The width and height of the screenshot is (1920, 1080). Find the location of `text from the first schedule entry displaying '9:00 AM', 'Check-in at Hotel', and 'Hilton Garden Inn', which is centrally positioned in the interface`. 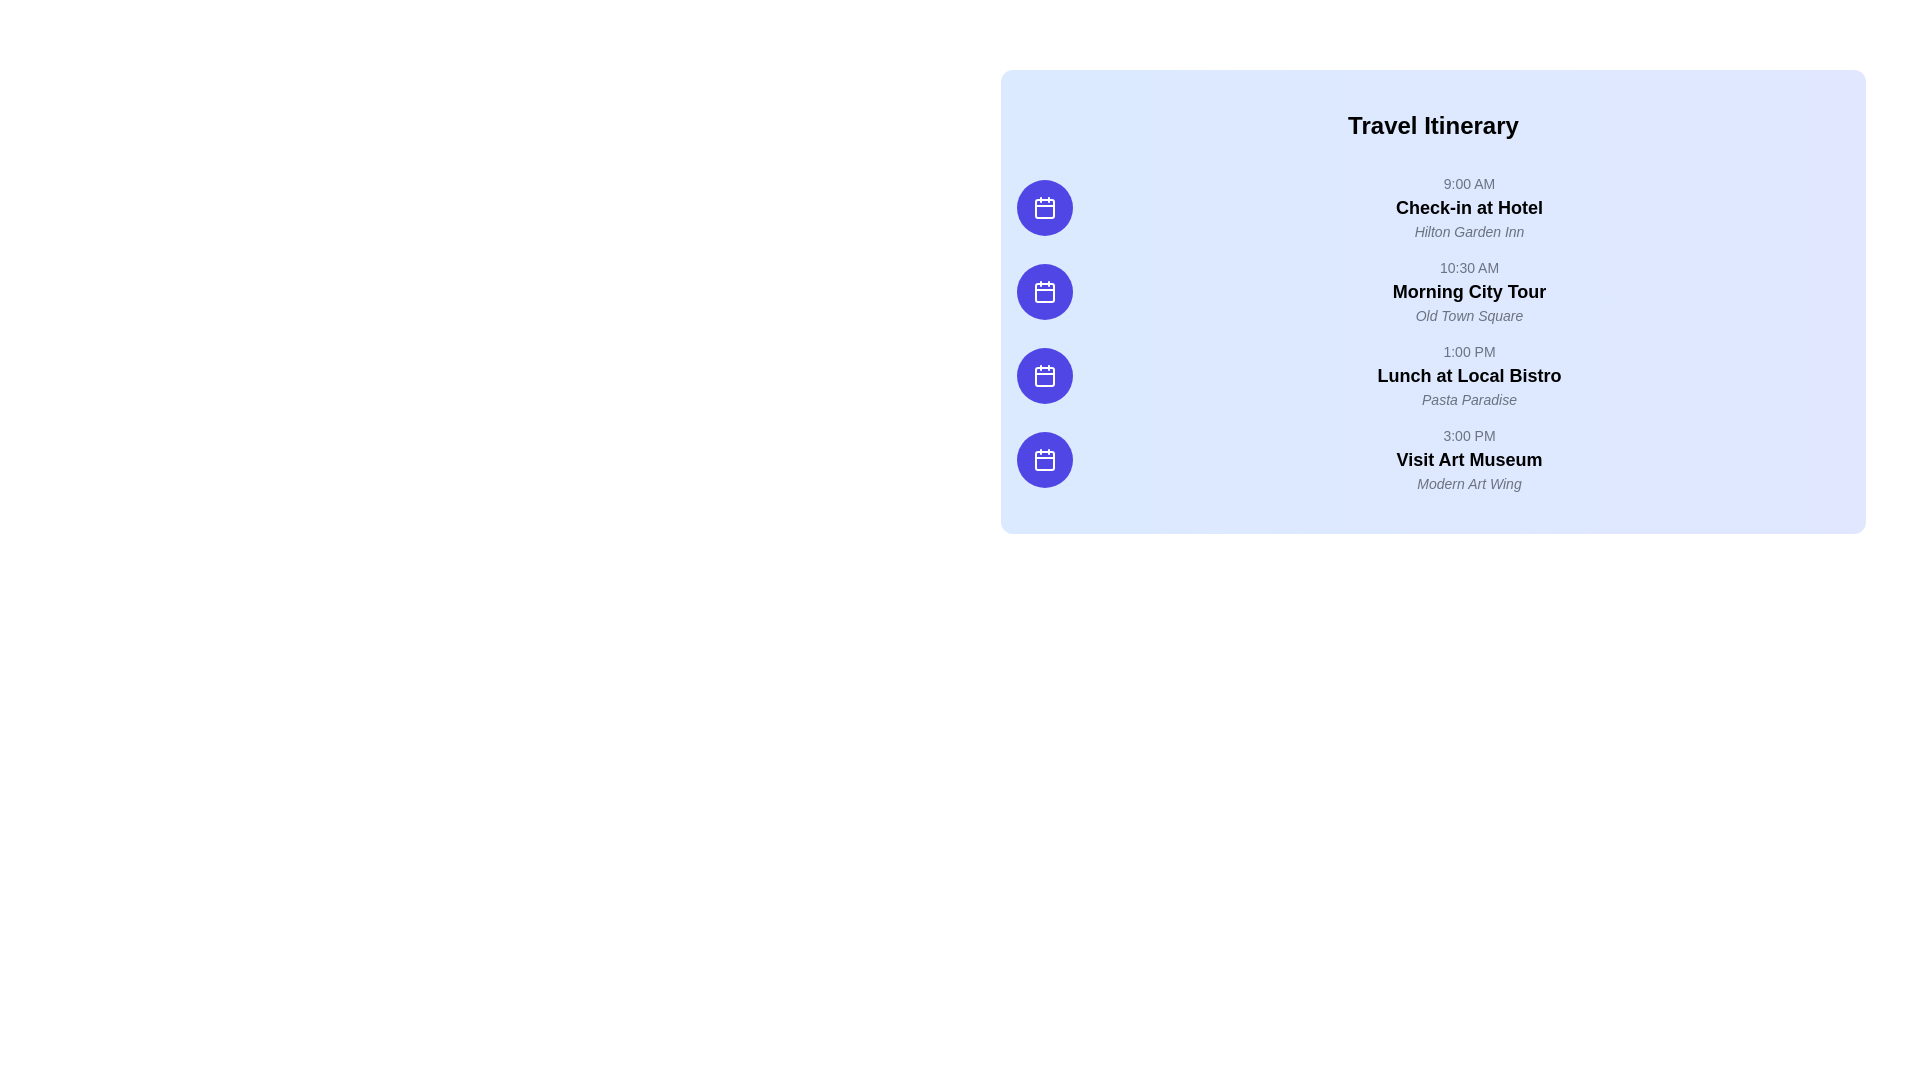

text from the first schedule entry displaying '9:00 AM', 'Check-in at Hotel', and 'Hilton Garden Inn', which is centrally positioned in the interface is located at coordinates (1469, 208).